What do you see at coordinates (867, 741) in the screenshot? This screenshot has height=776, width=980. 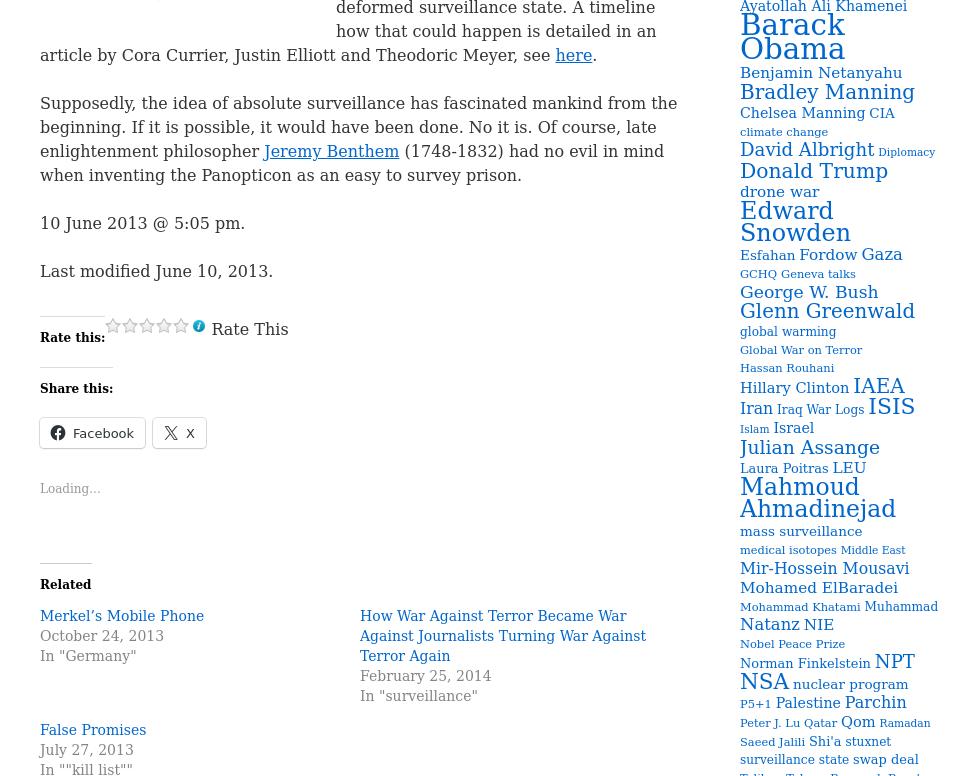 I see `'stuxnet'` at bounding box center [867, 741].